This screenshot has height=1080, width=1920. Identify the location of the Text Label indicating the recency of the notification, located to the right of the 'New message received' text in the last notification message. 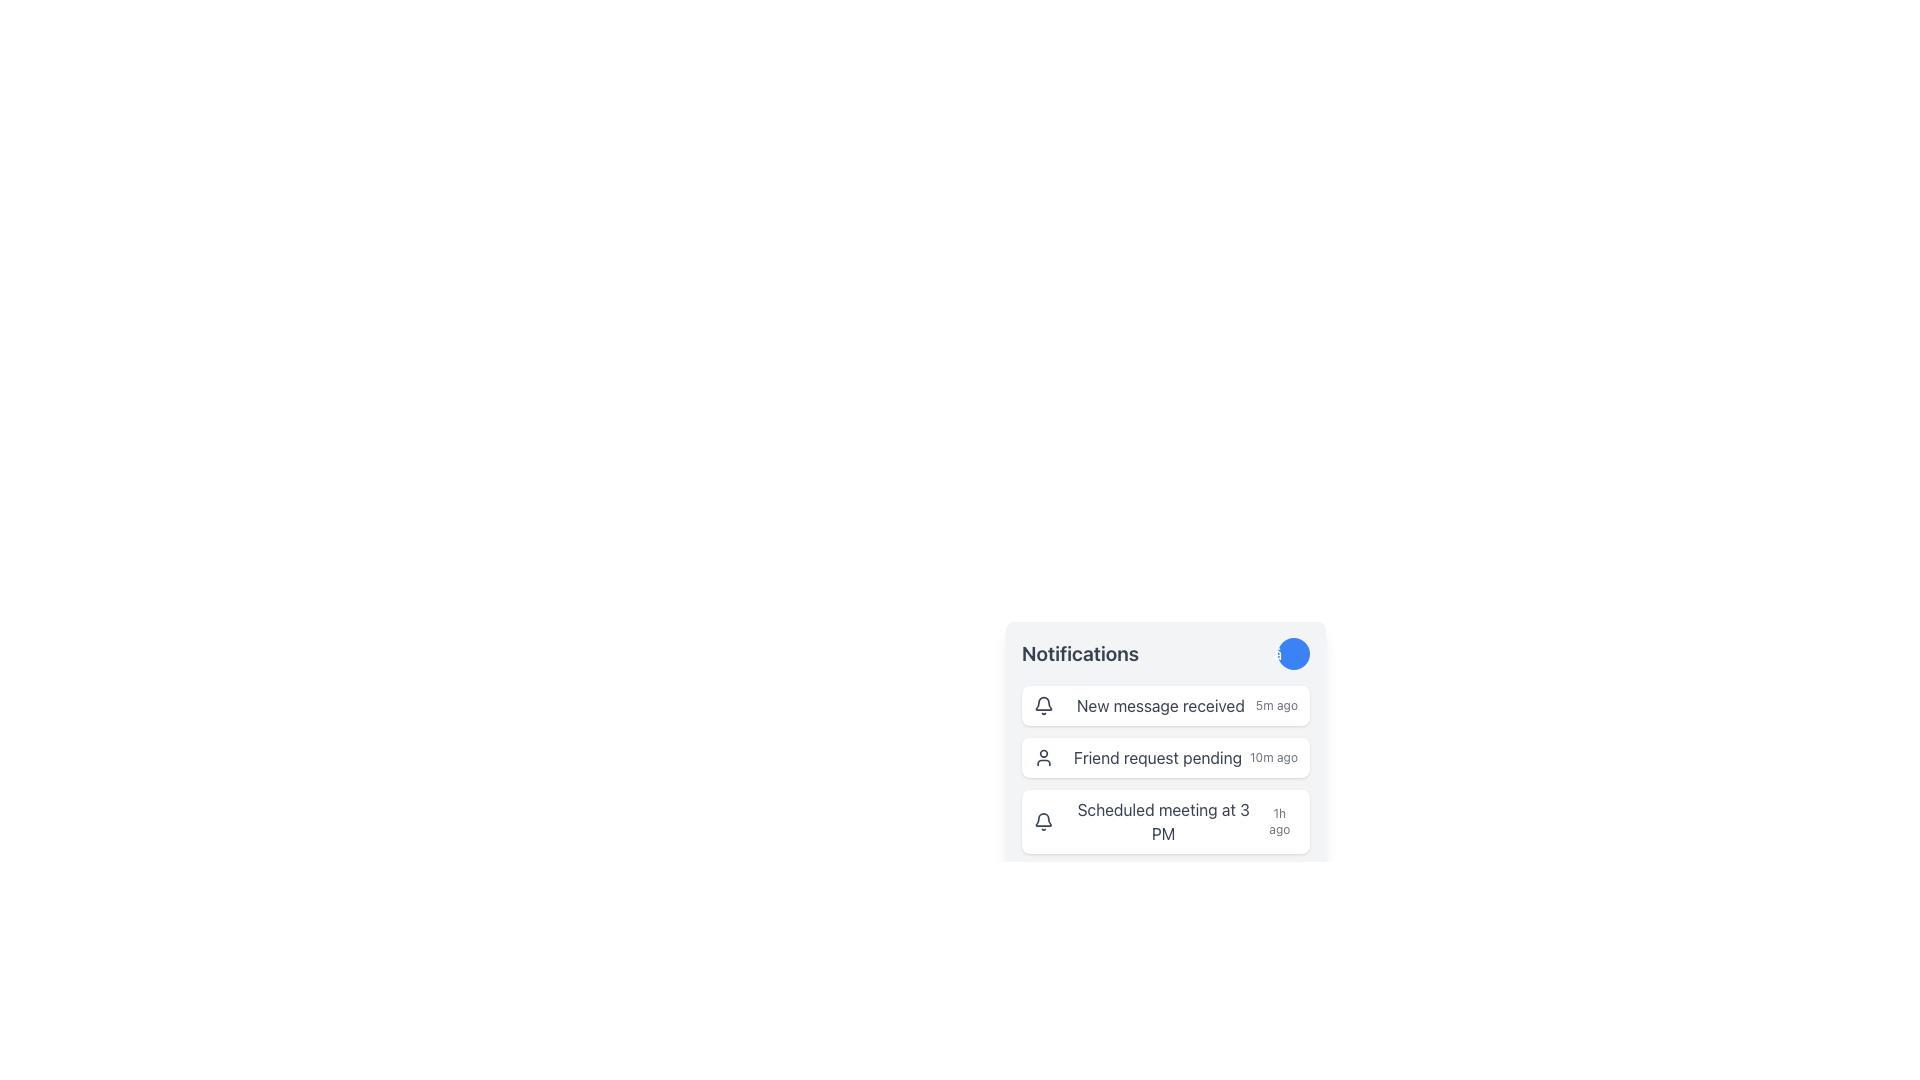
(1275, 704).